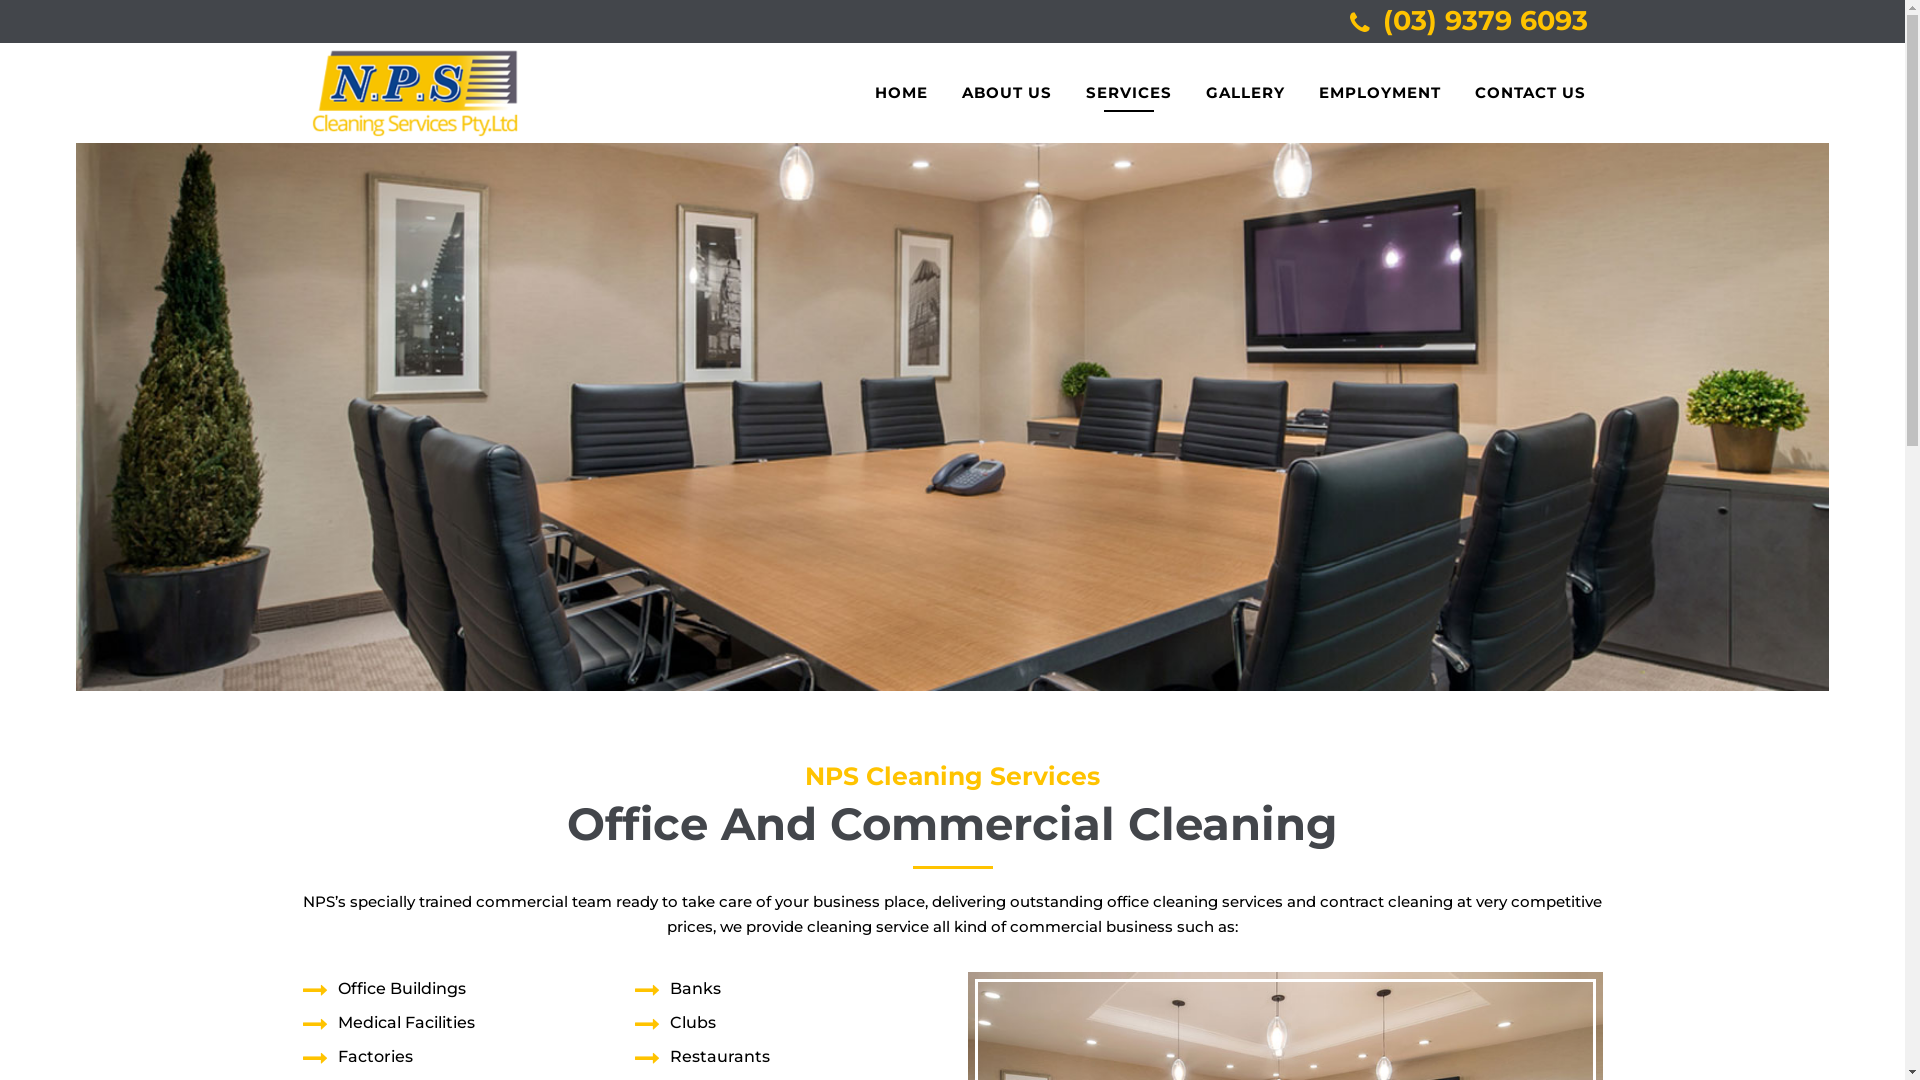 The width and height of the screenshot is (1920, 1080). I want to click on 'HOME', so click(900, 92).